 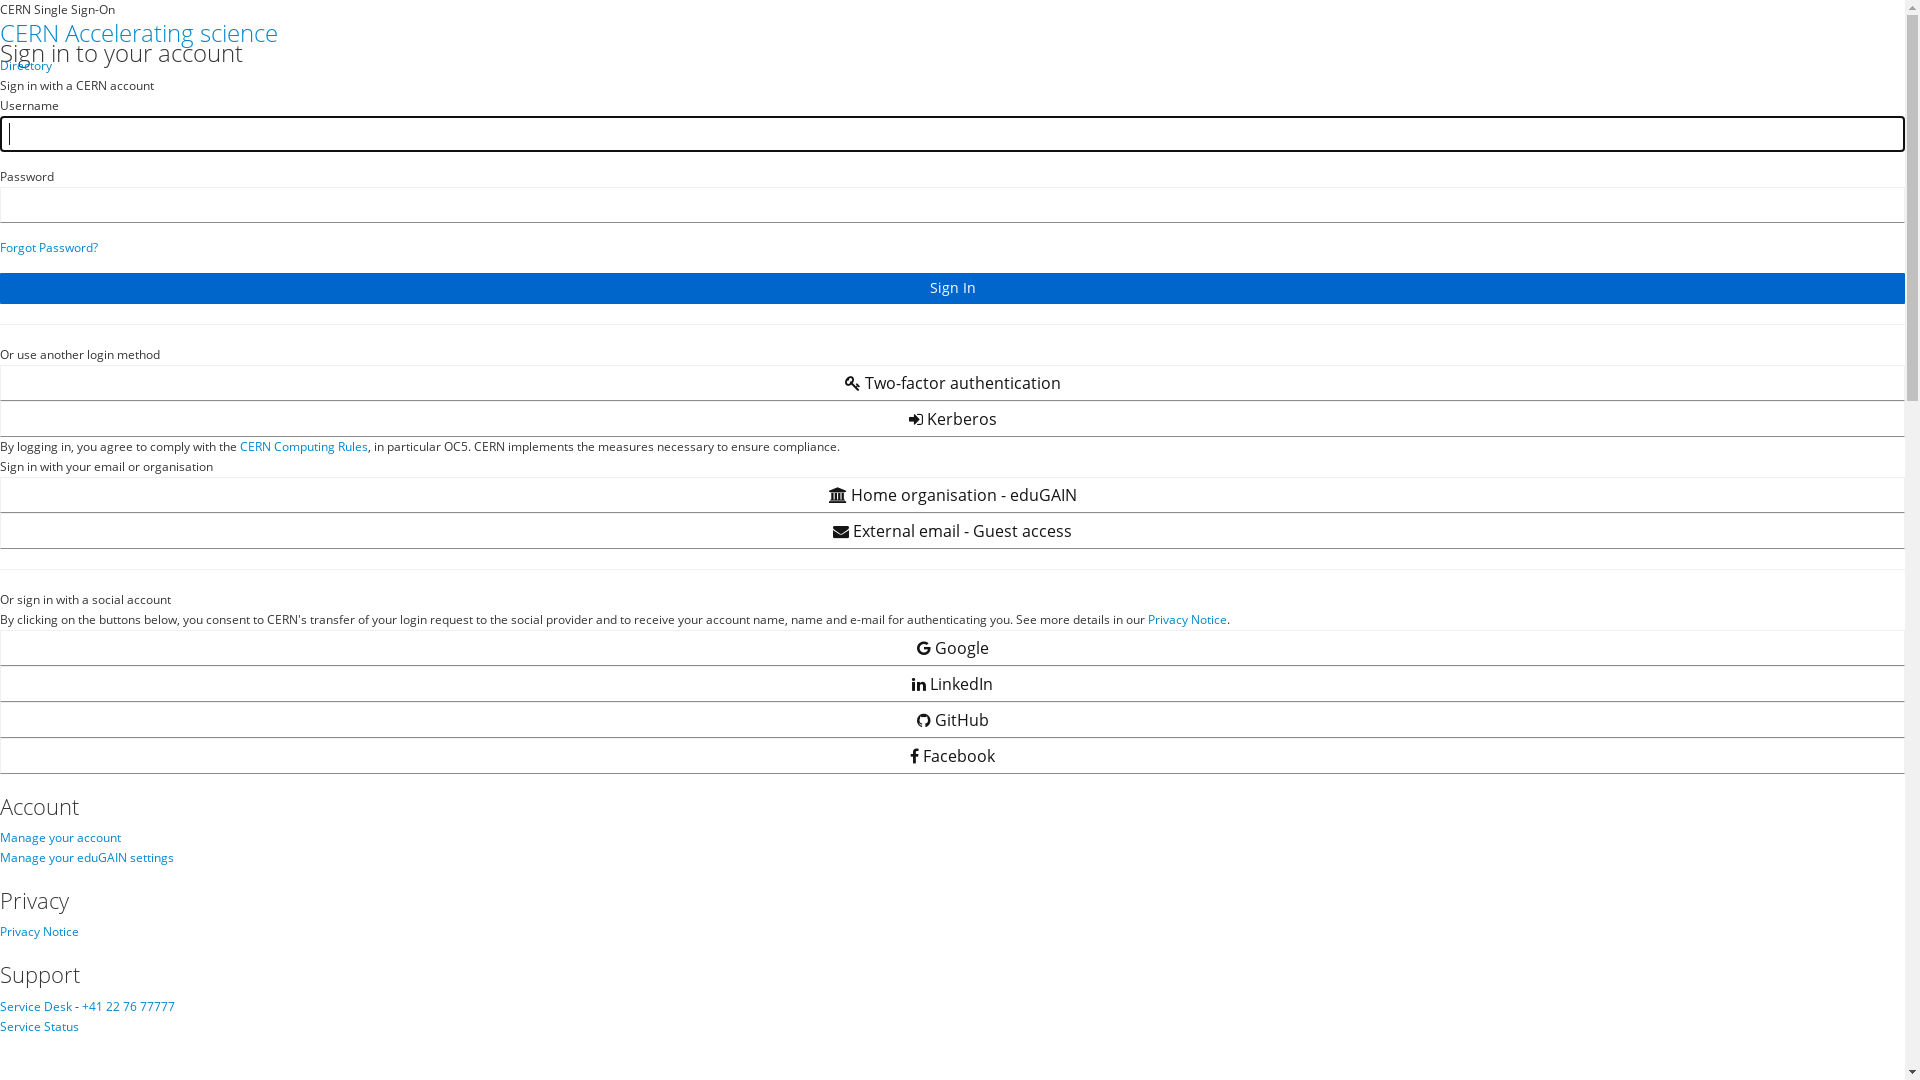 What do you see at coordinates (127, 1006) in the screenshot?
I see `'+41 22 76 77777'` at bounding box center [127, 1006].